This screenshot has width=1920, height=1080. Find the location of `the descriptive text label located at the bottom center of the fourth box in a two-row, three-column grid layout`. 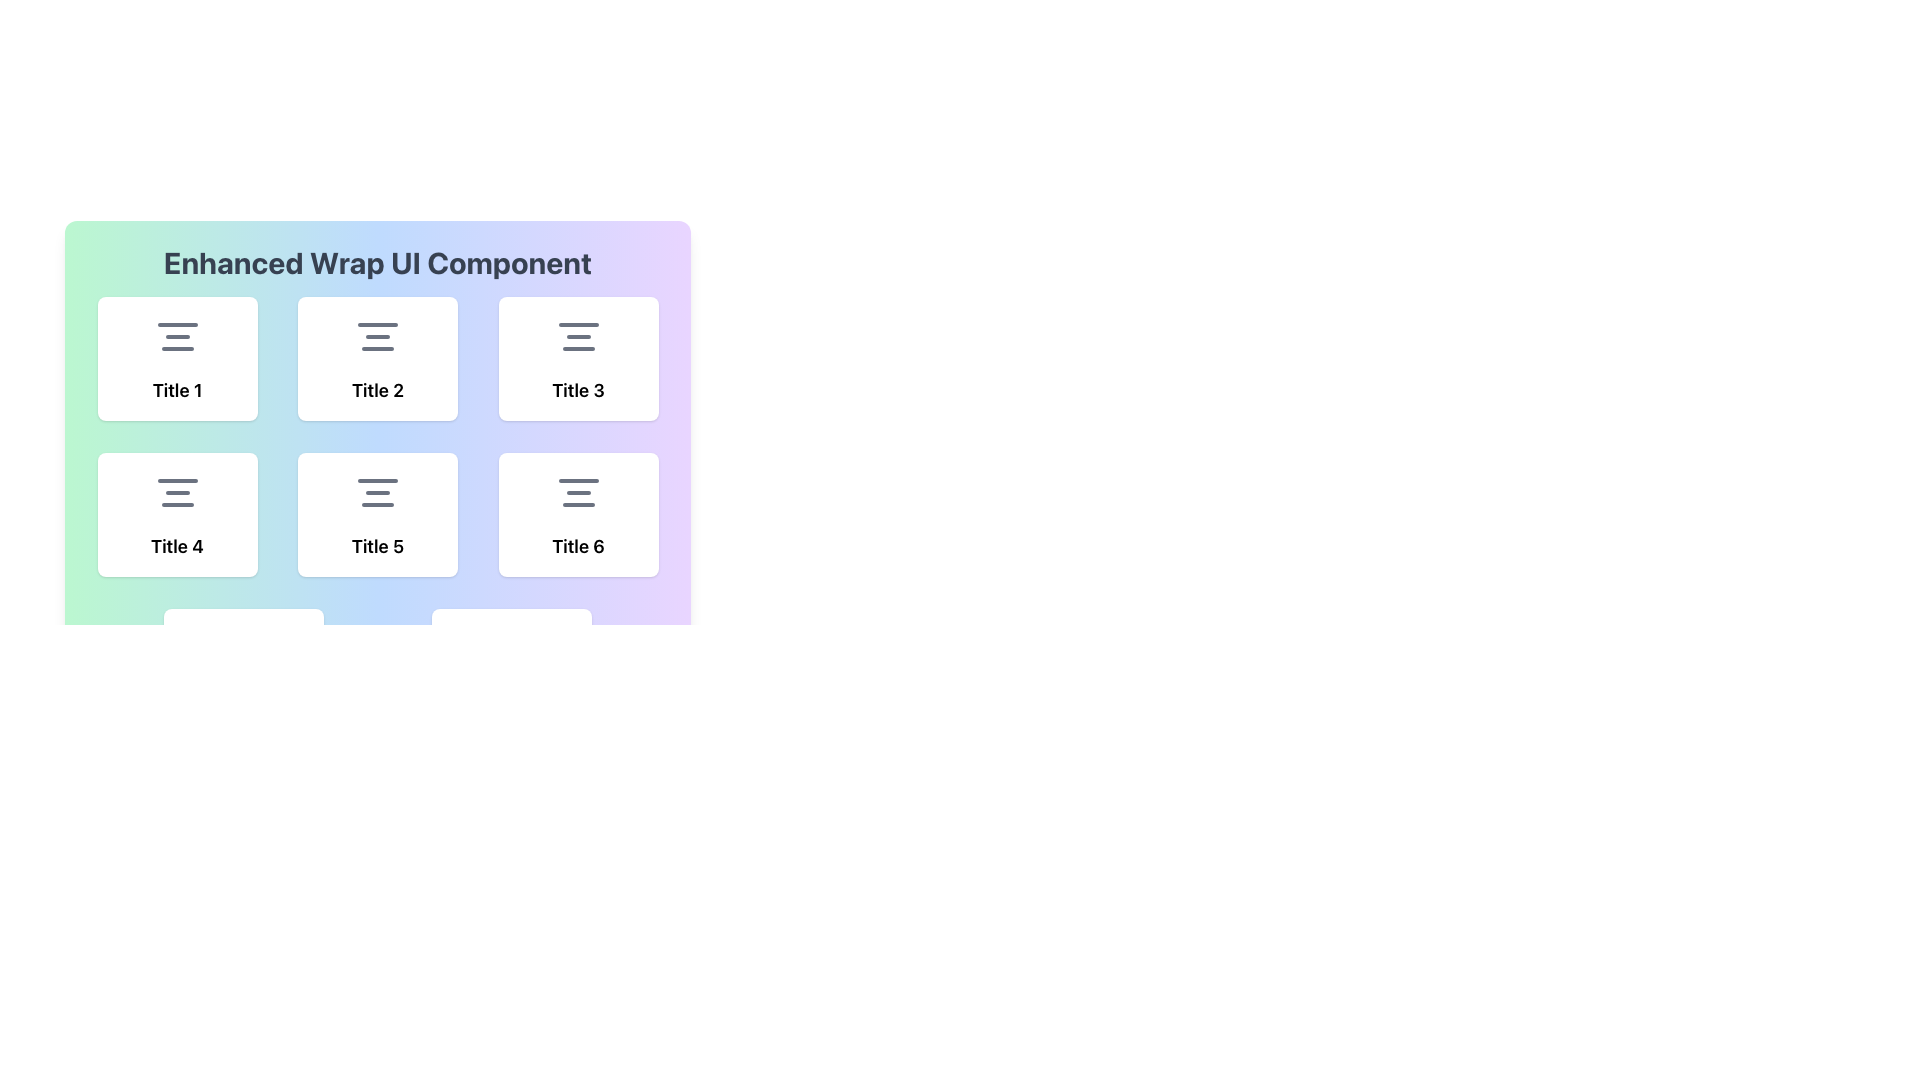

the descriptive text label located at the bottom center of the fourth box in a two-row, three-column grid layout is located at coordinates (177, 547).